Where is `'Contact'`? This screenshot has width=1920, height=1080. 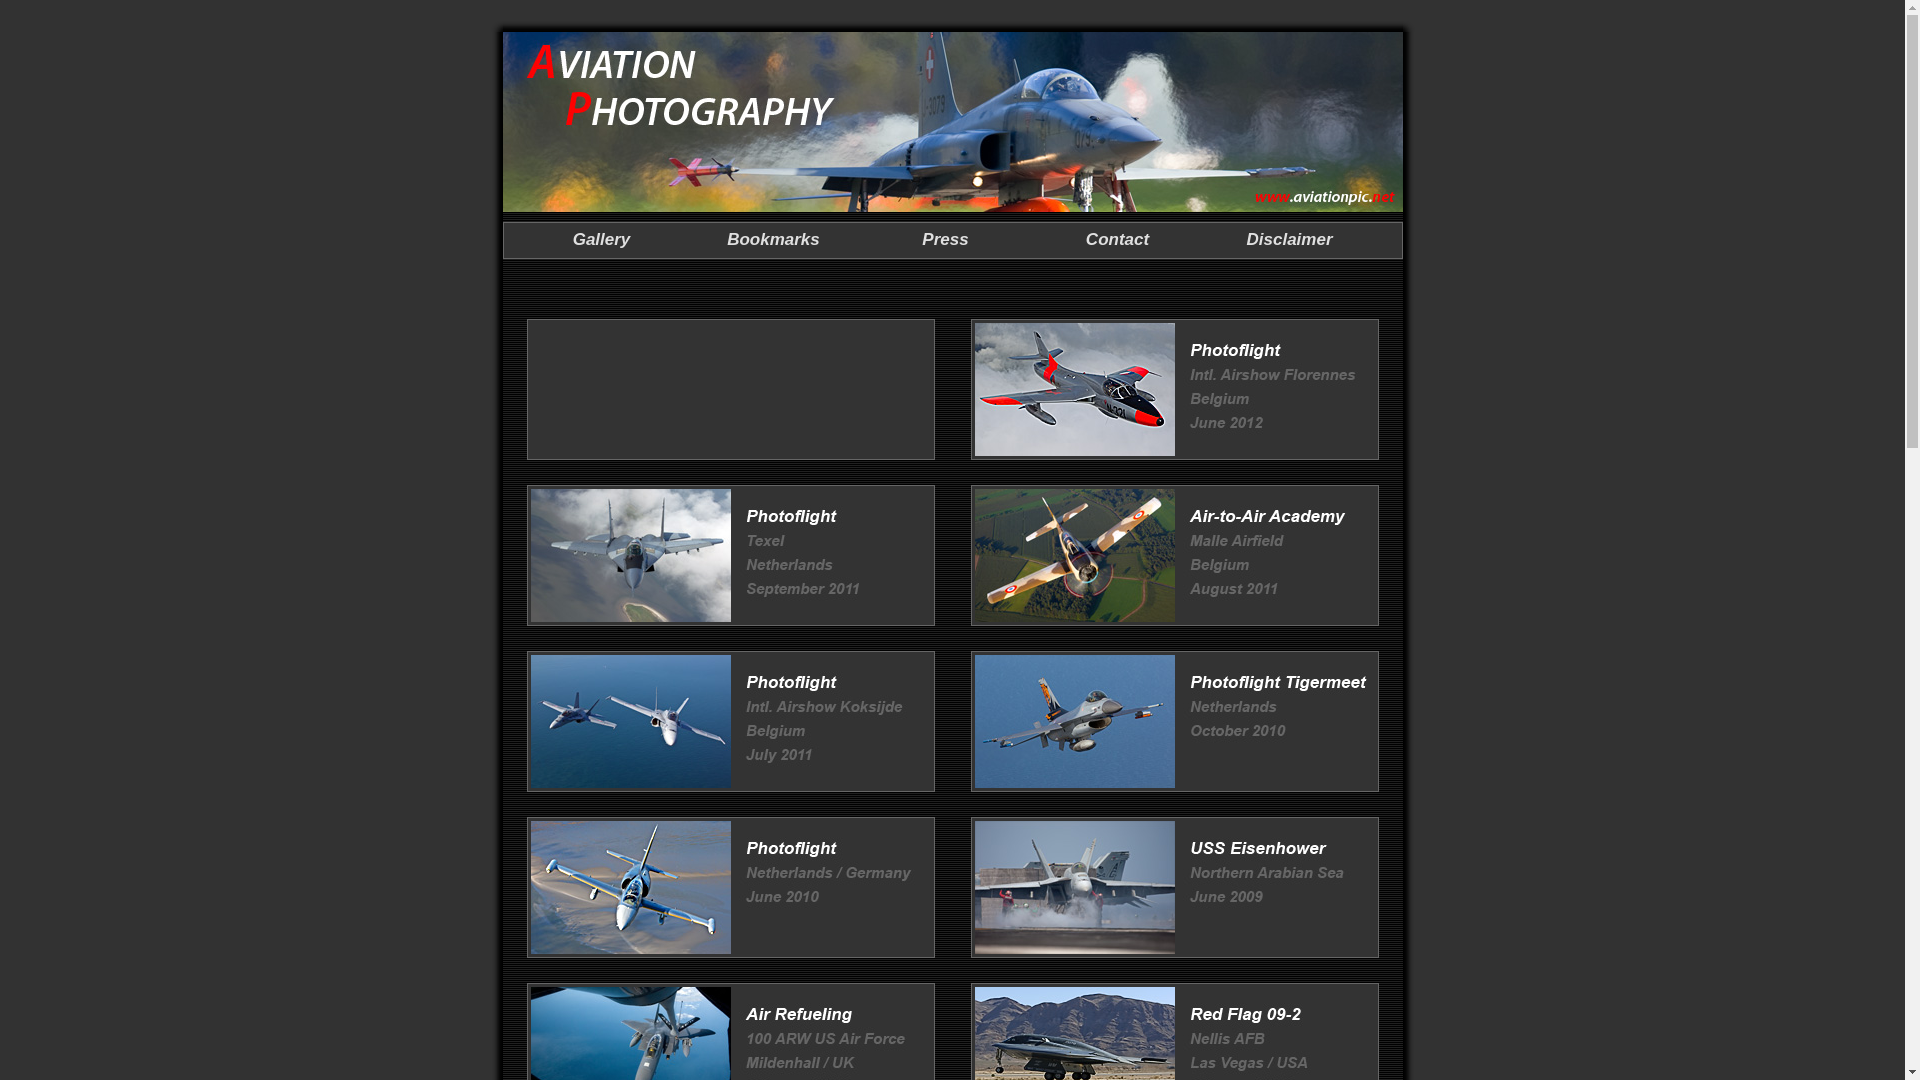 'Contact' is located at coordinates (1084, 238).